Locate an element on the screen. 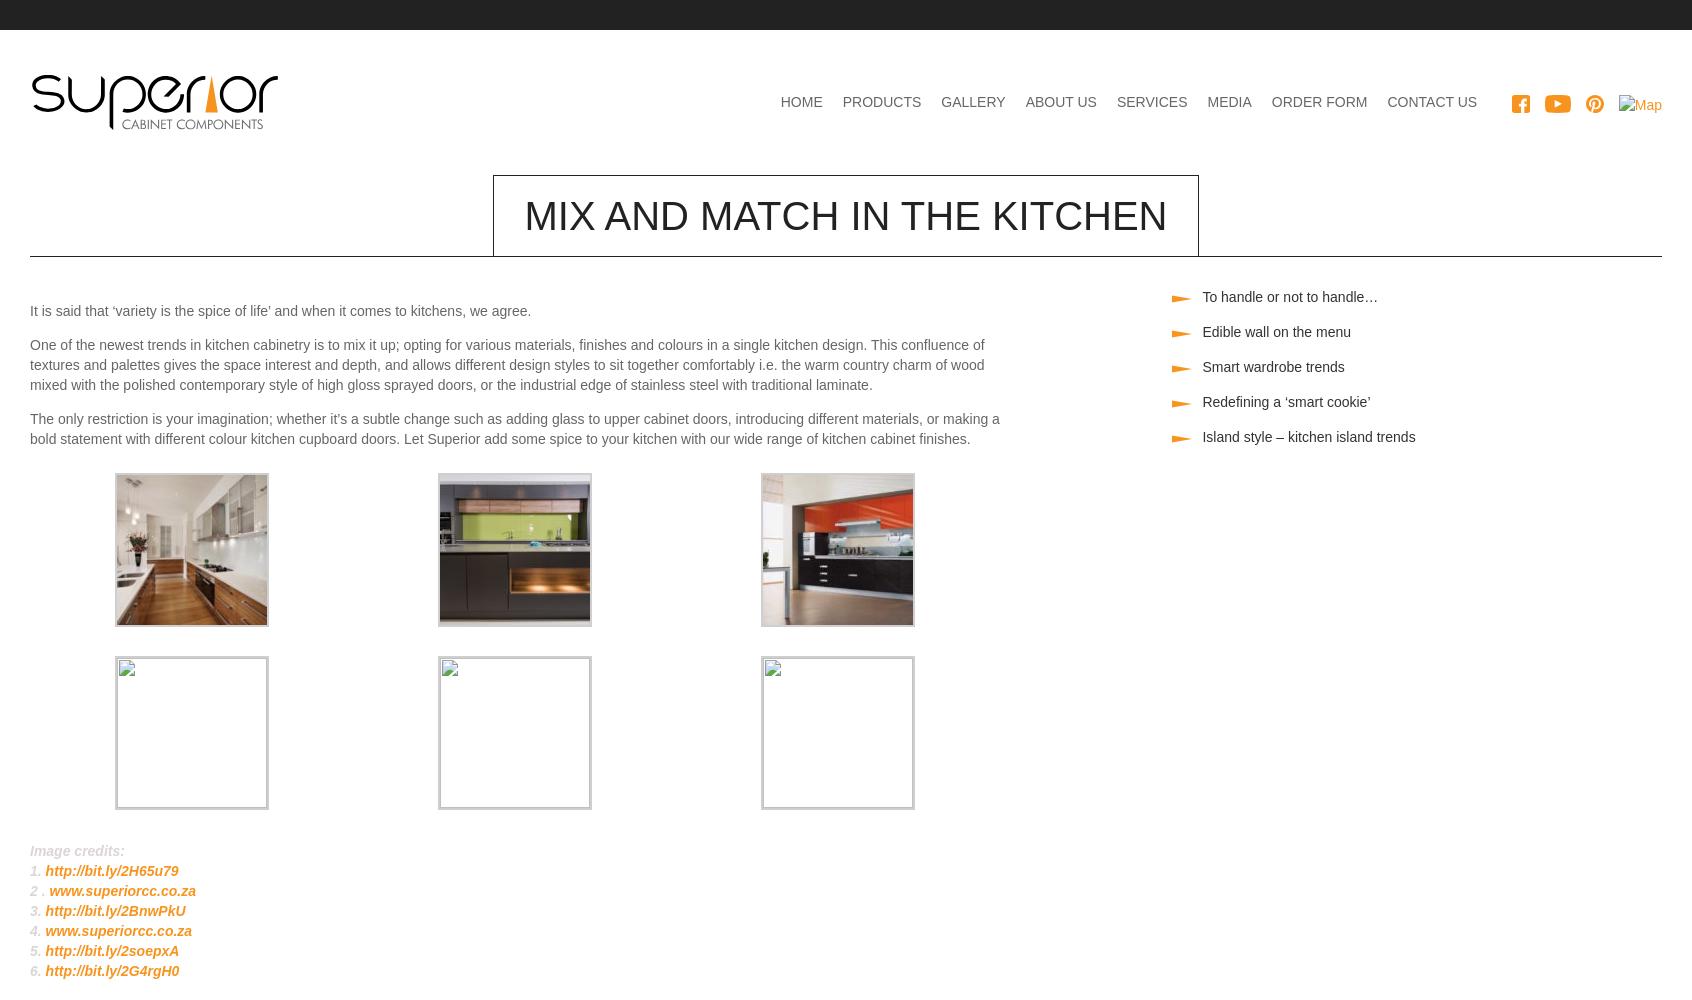  'Redefining a ‘smart cookie’' is located at coordinates (1284, 402).